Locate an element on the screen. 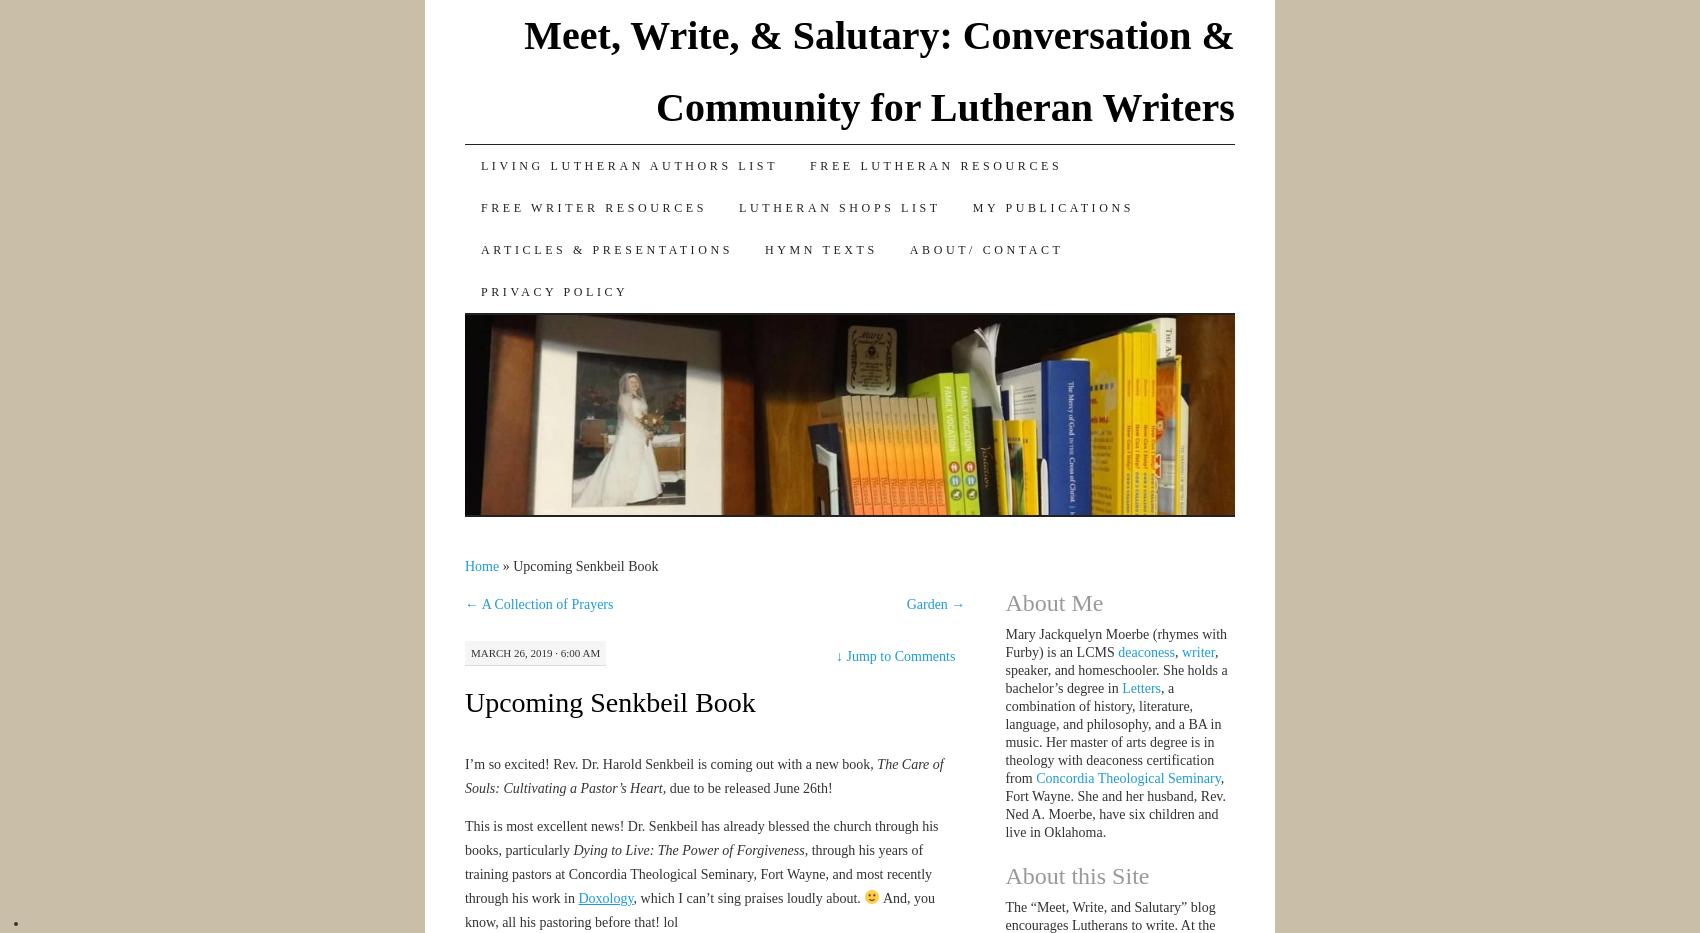  'And, you know, all his pastoring before that! lol' is located at coordinates (699, 909).